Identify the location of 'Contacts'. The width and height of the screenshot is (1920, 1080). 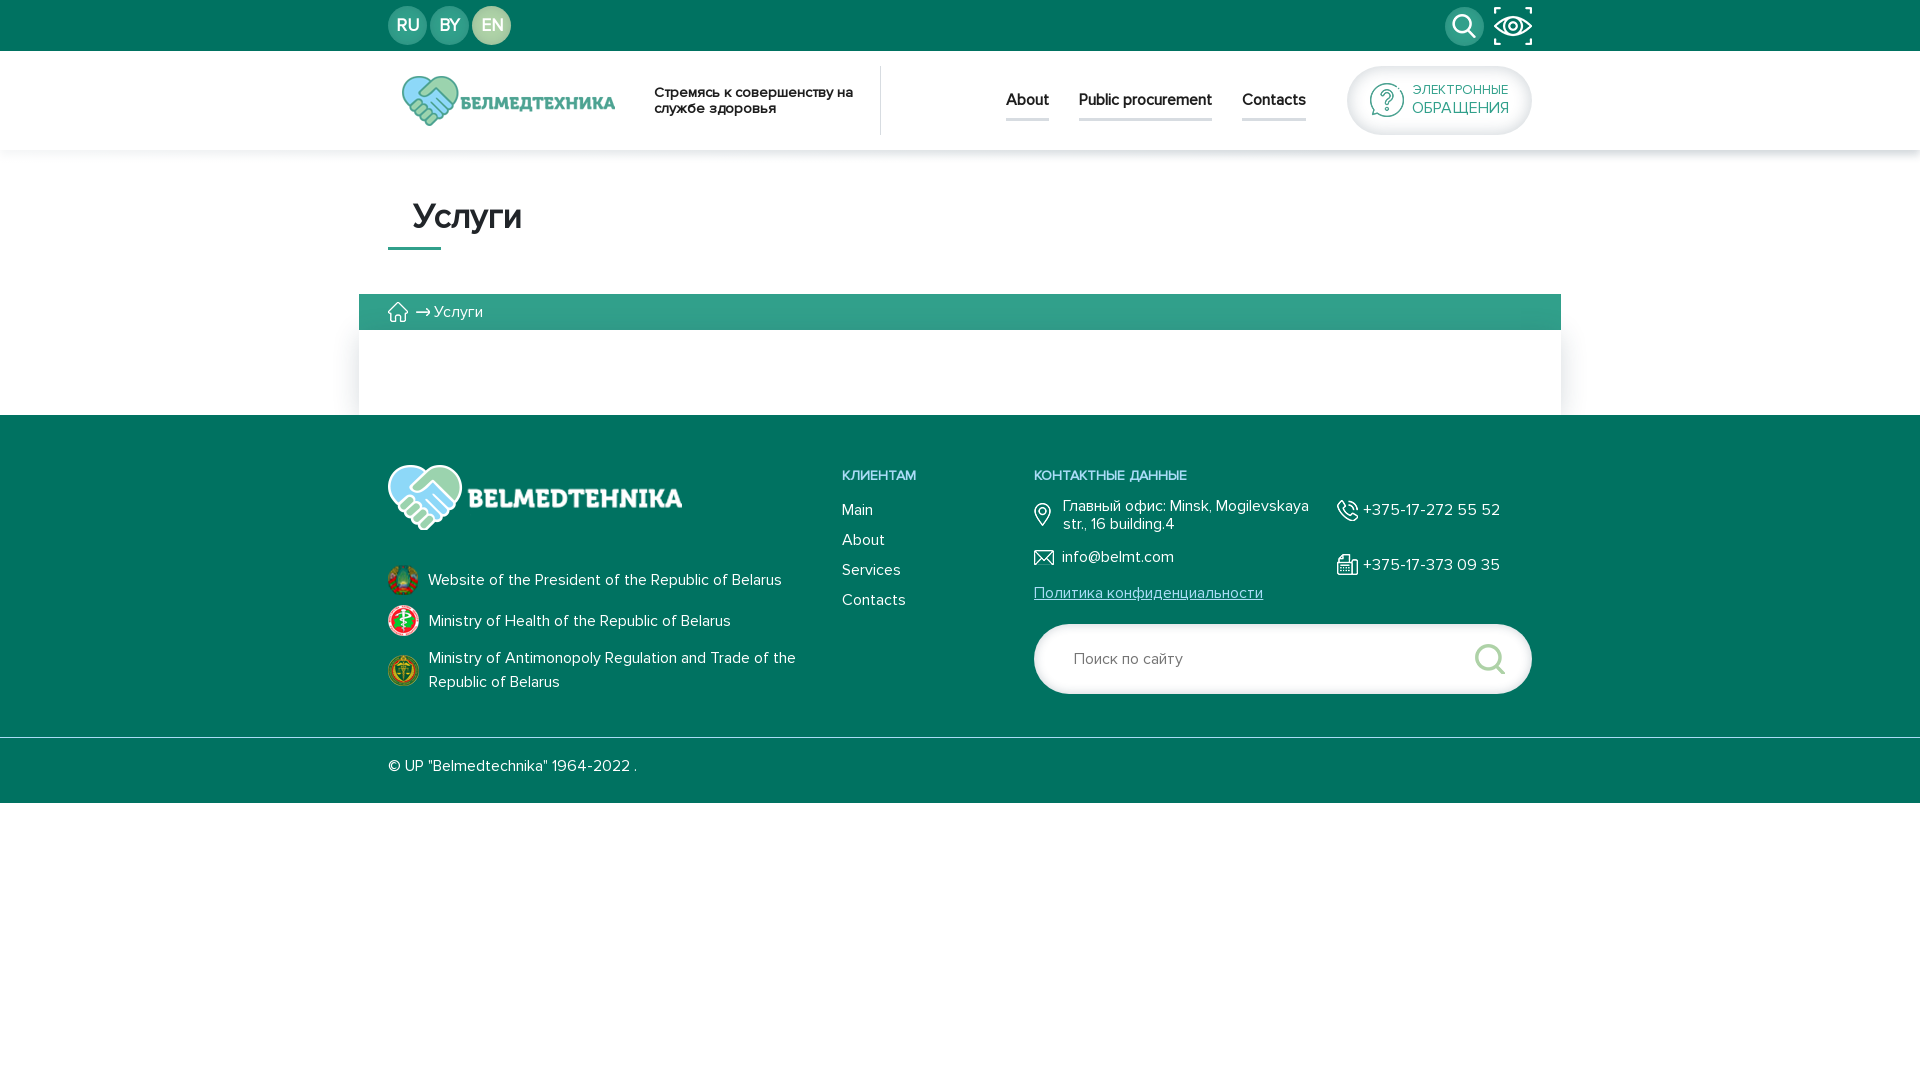
(1272, 105).